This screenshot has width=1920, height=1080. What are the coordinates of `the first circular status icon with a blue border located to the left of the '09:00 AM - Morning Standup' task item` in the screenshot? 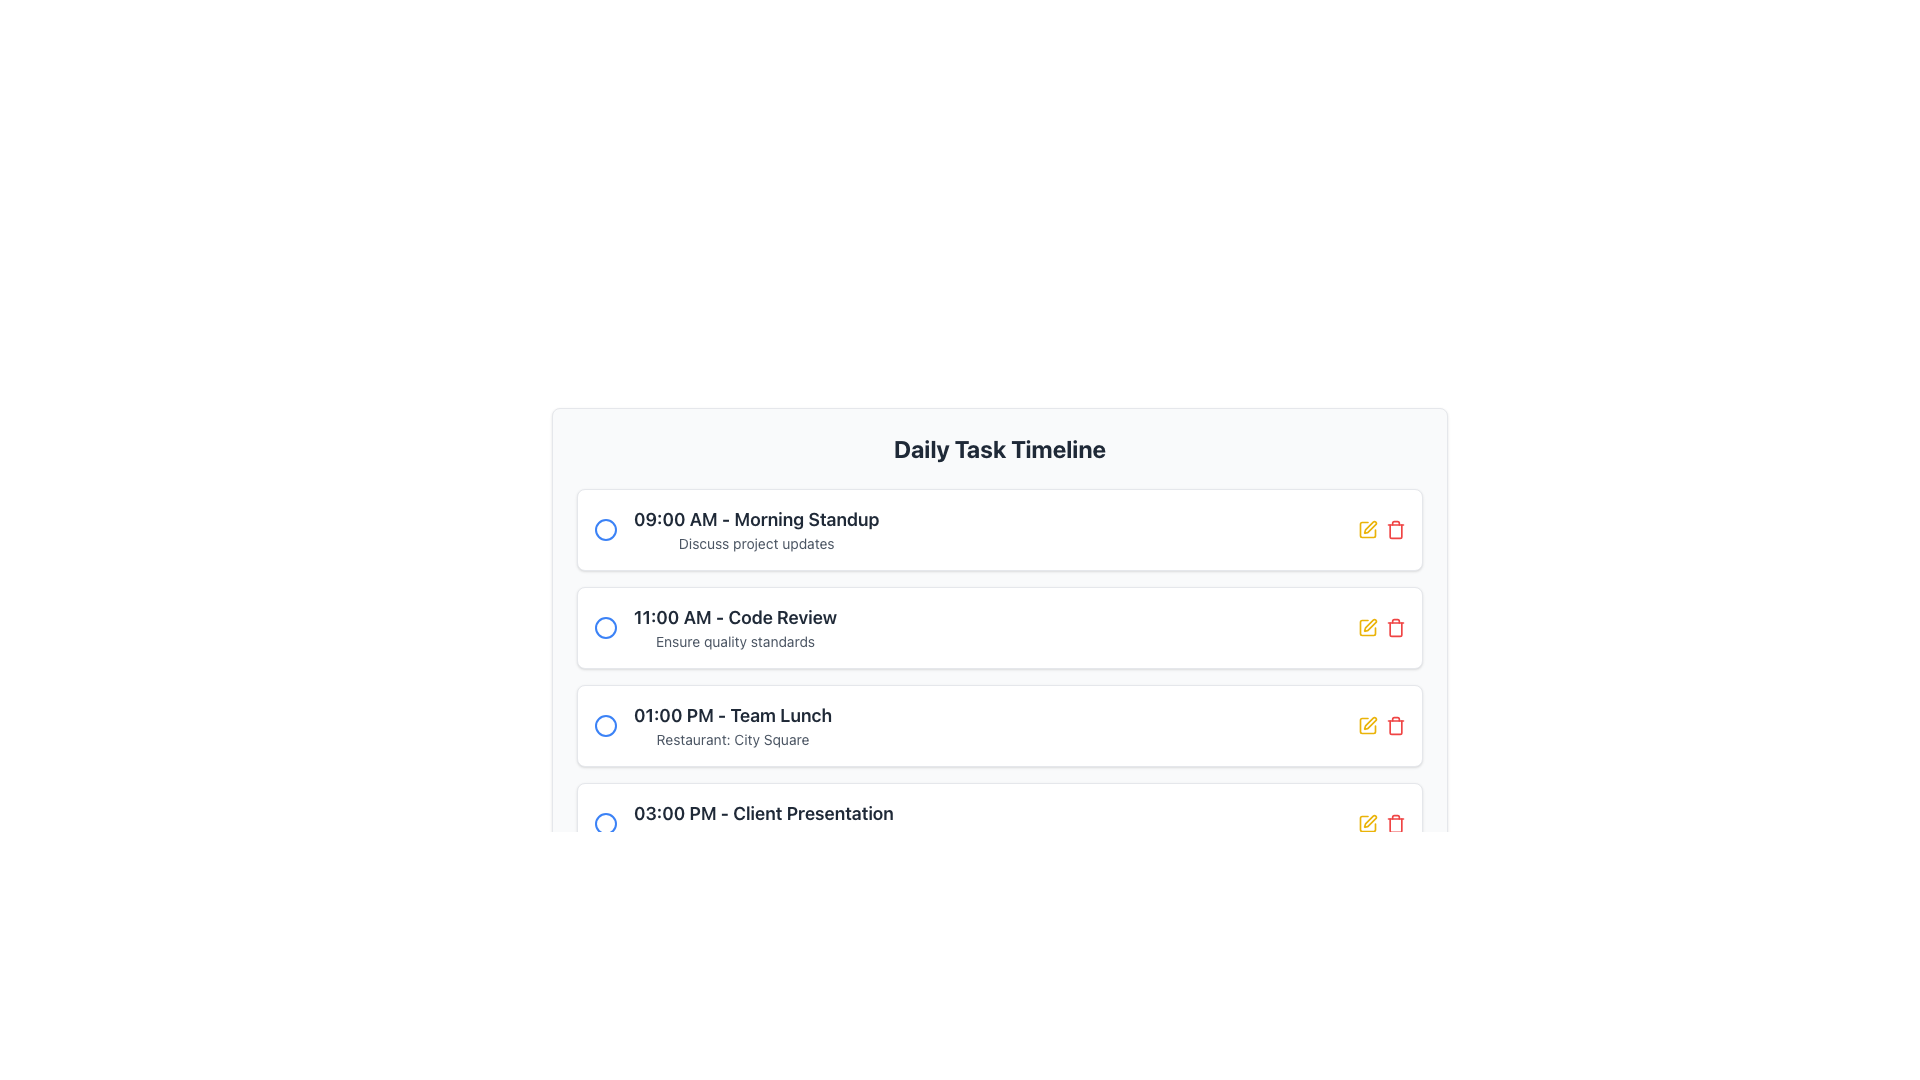 It's located at (604, 528).